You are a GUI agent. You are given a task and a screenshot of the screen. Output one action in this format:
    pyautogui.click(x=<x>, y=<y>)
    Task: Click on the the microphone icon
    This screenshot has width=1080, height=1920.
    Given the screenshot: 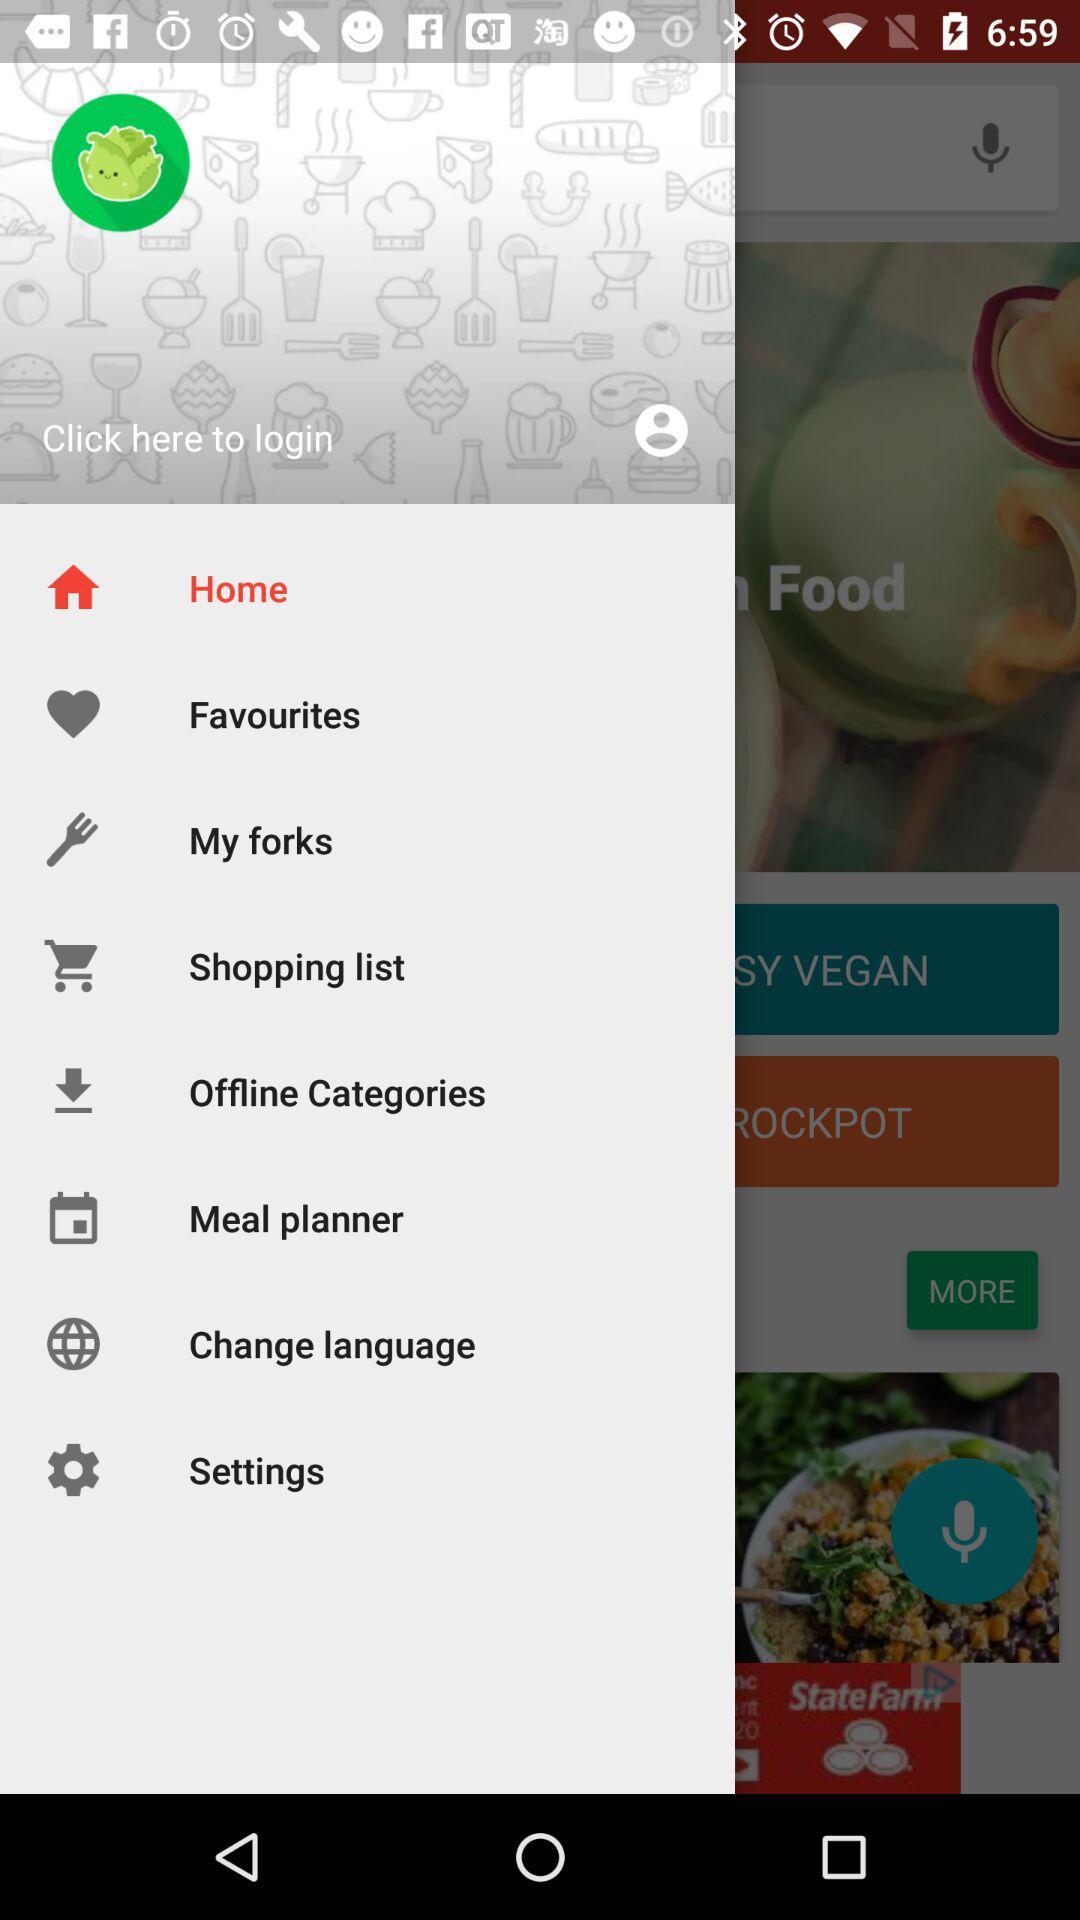 What is the action you would take?
    pyautogui.click(x=963, y=1530)
    